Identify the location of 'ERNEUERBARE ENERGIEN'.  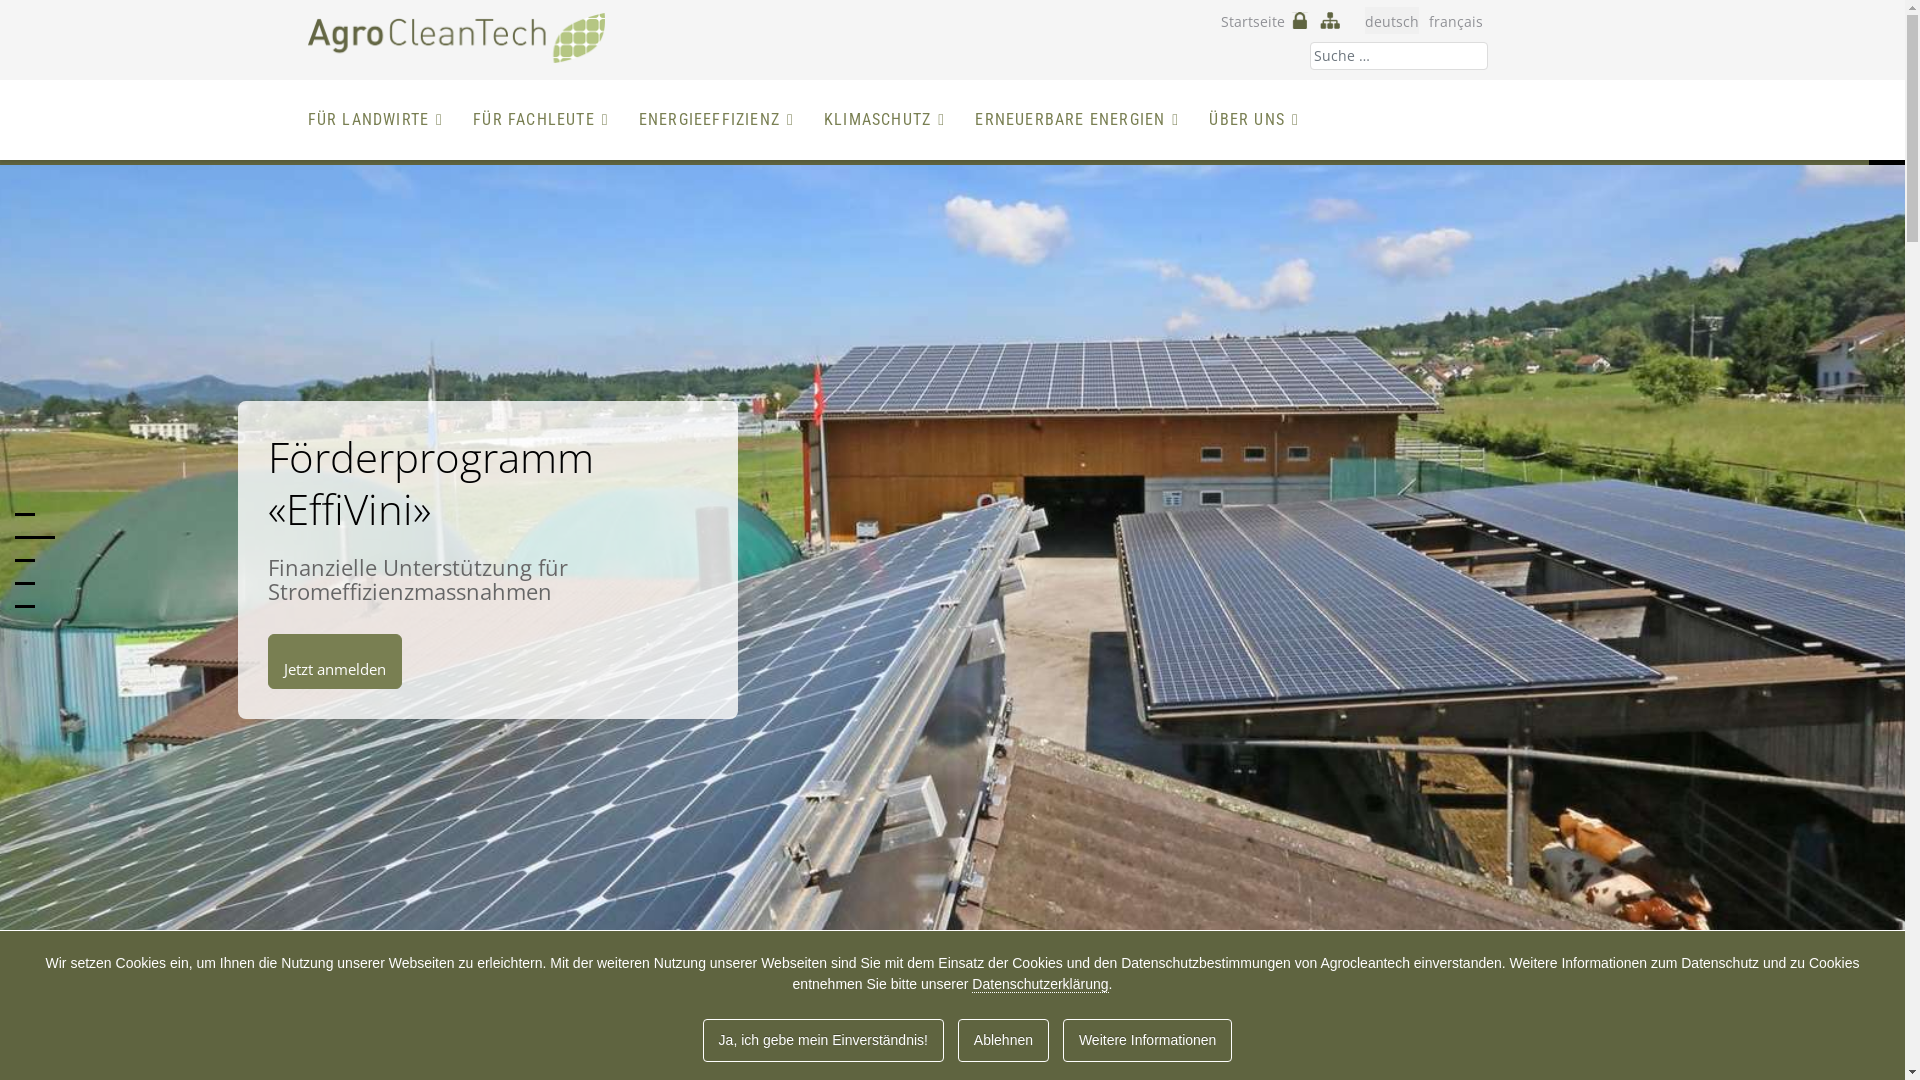
(1075, 119).